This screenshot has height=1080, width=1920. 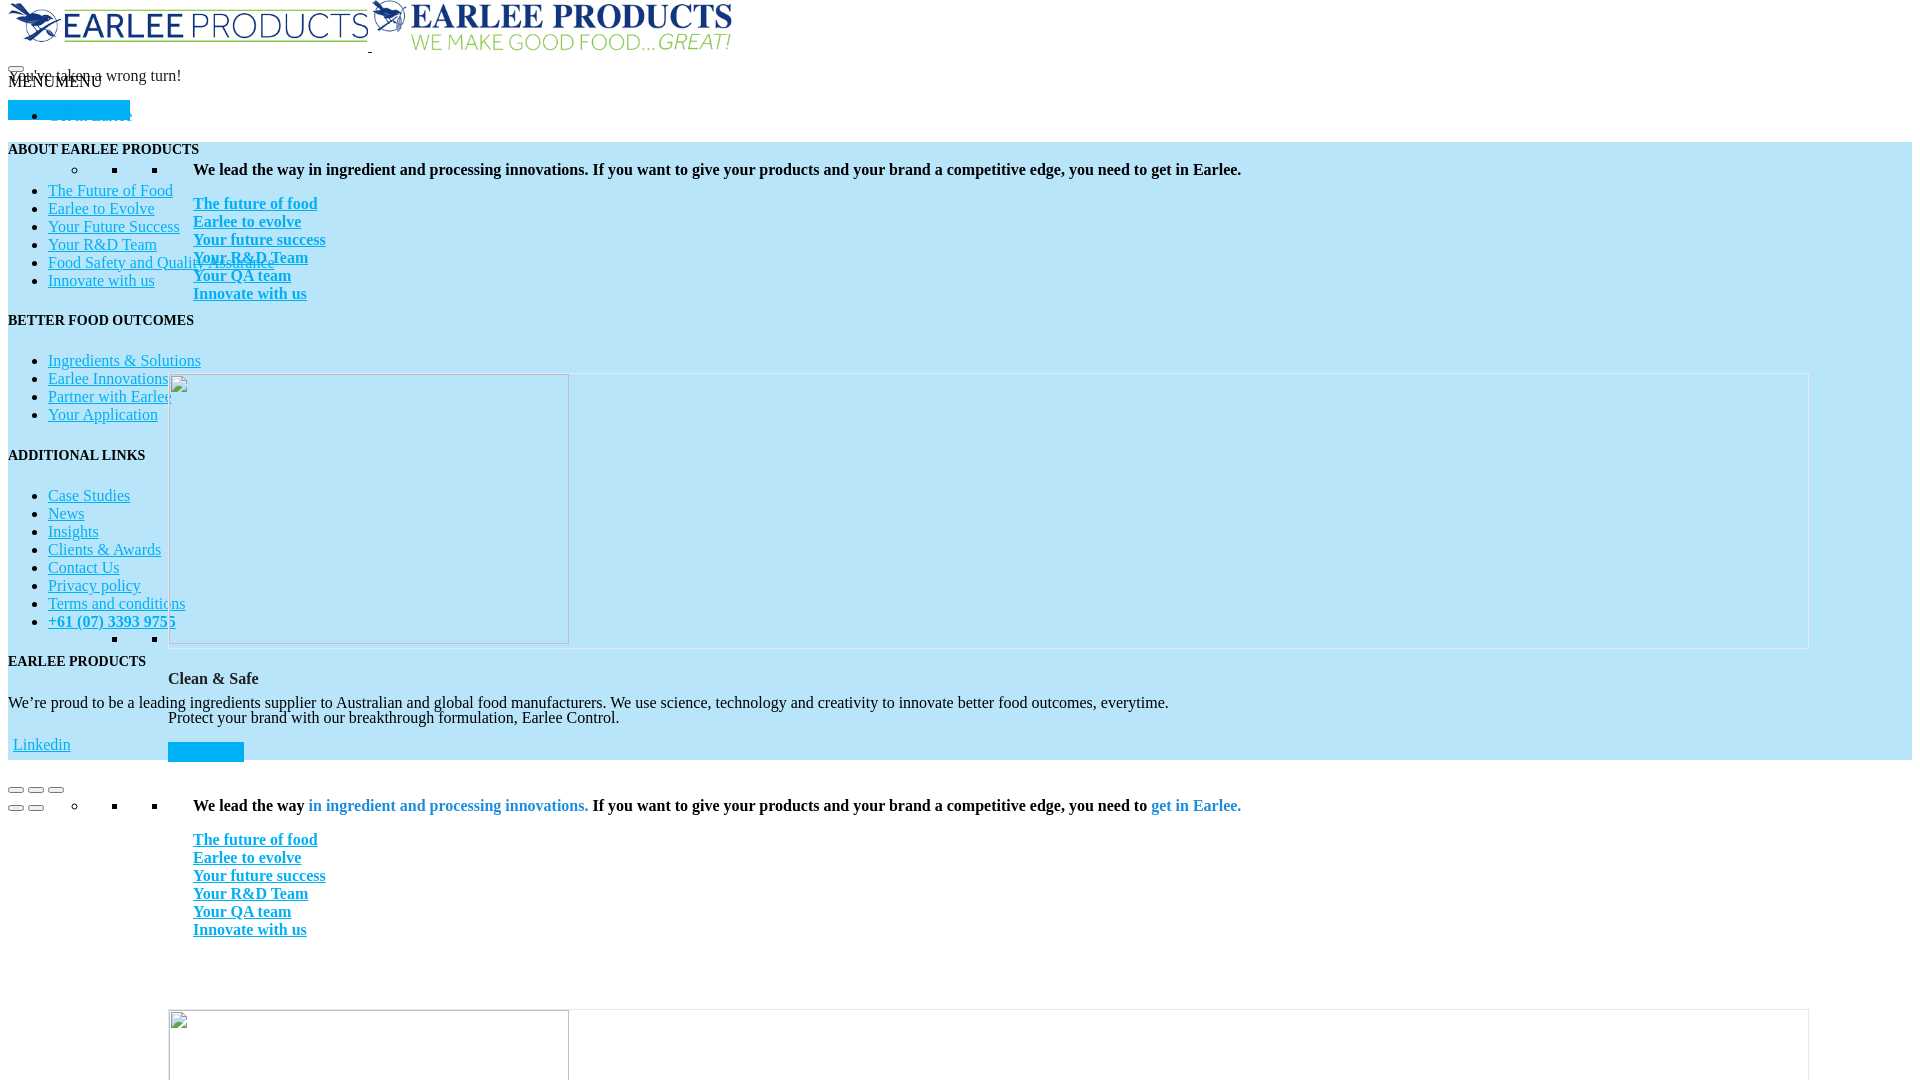 What do you see at coordinates (35, 789) in the screenshot?
I see `'Toggle fullscreen'` at bounding box center [35, 789].